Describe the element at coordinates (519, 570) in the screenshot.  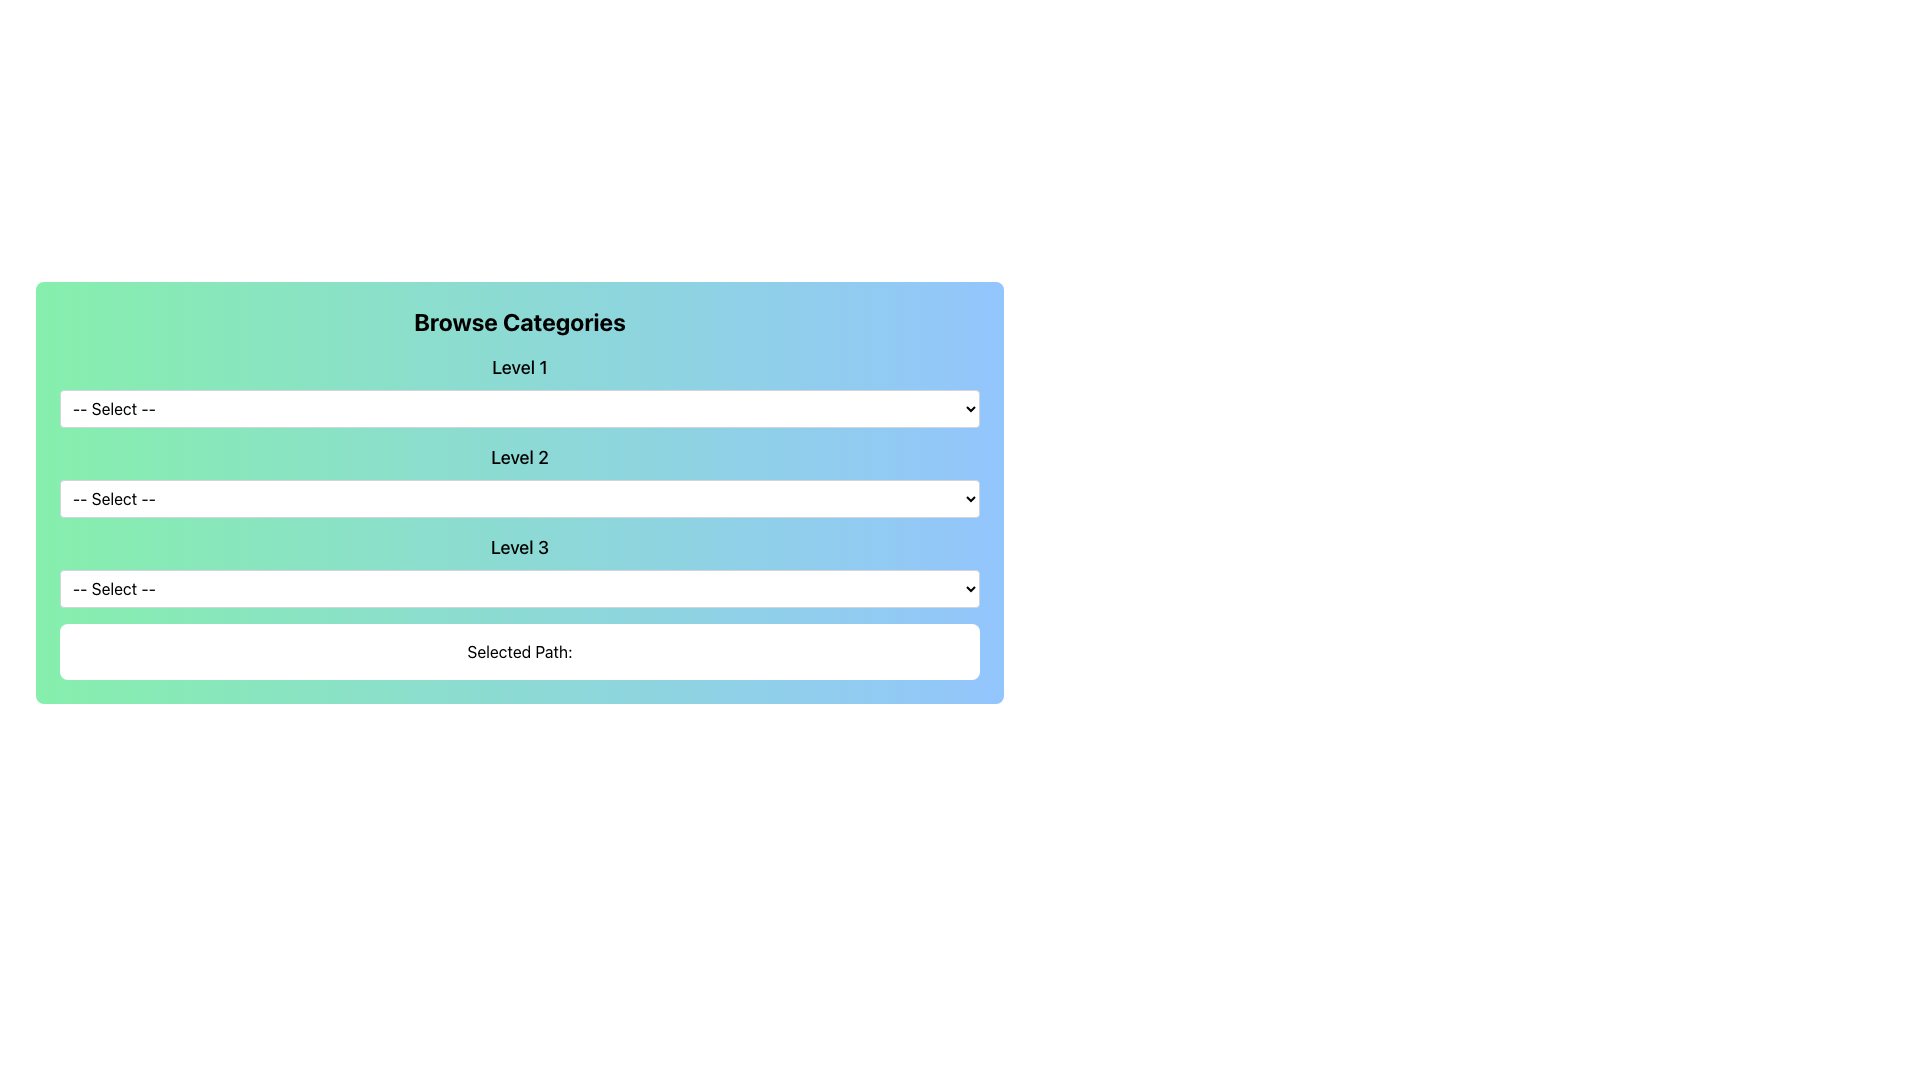
I see `the Dropdown menu for 'Level 3'` at that location.